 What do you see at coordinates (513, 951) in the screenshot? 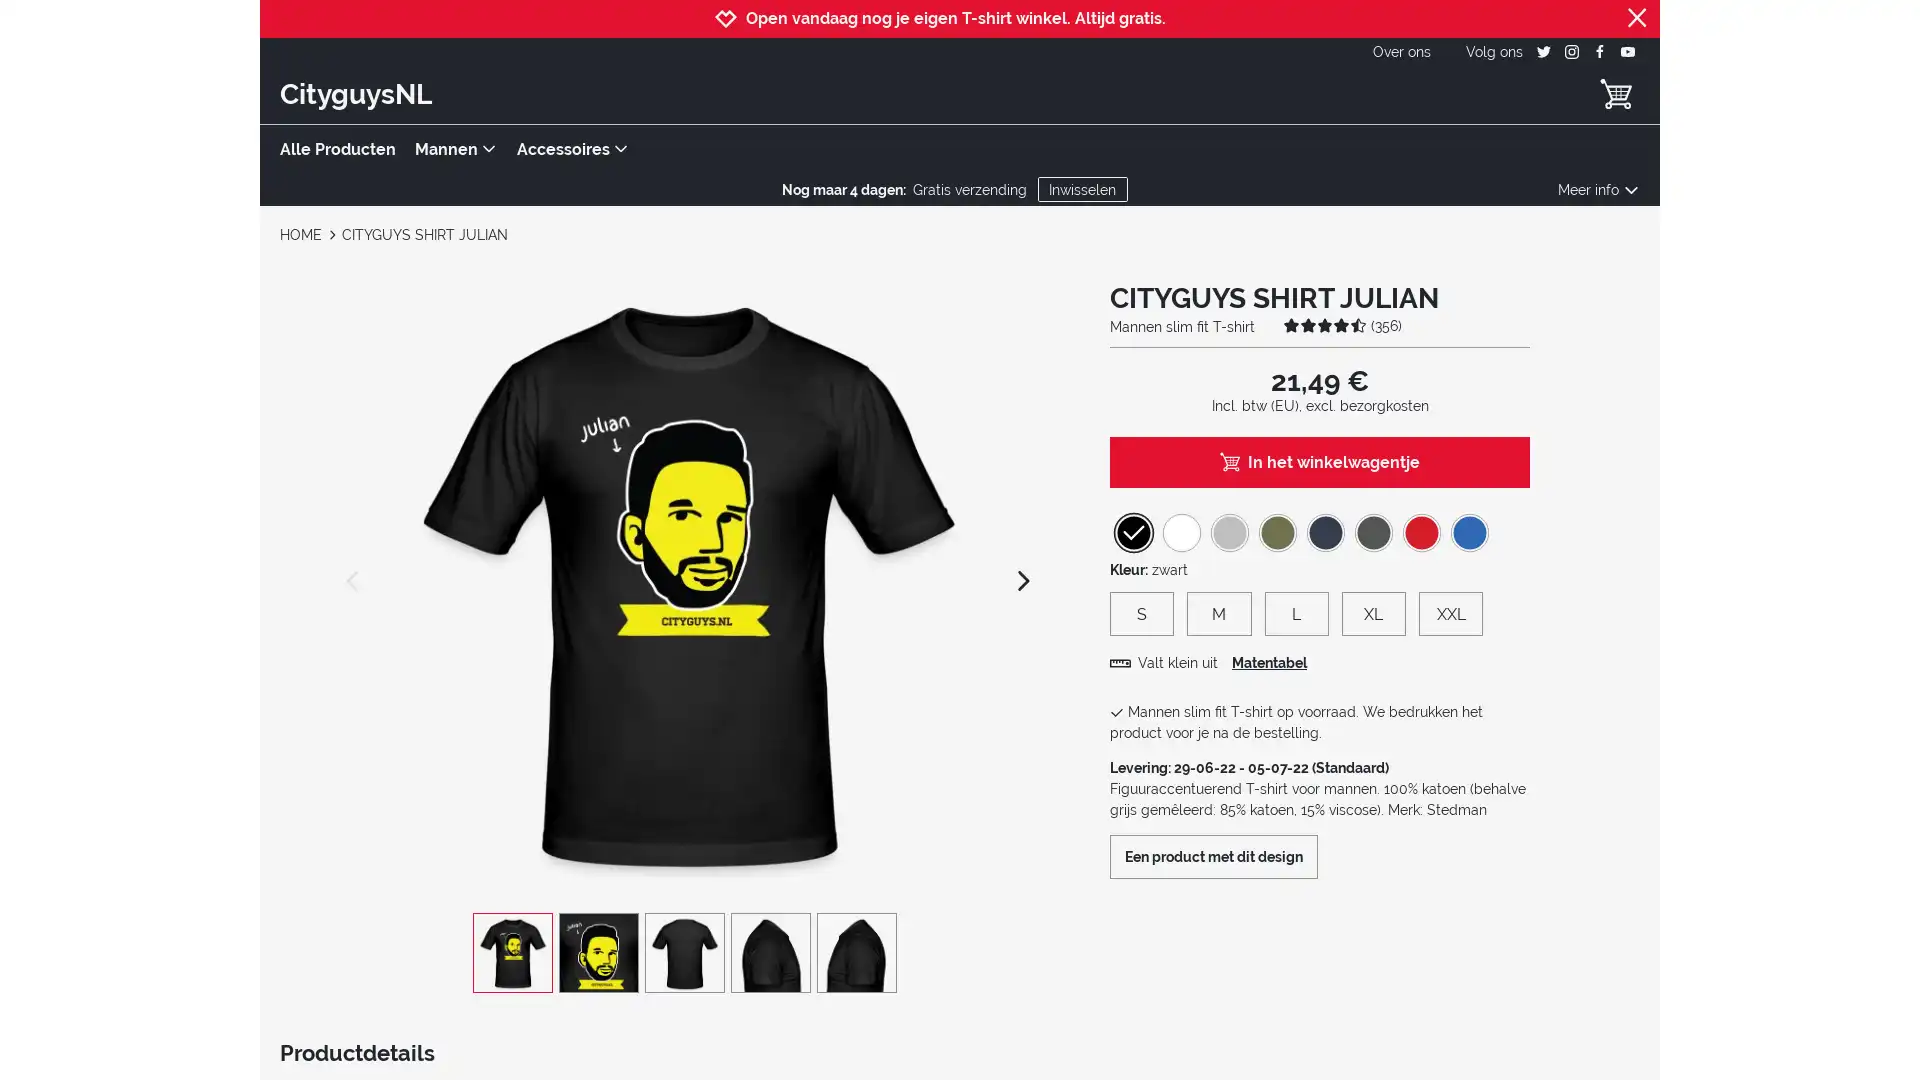
I see `CITYGUYS SHIRT JULIAN view 1` at bounding box center [513, 951].